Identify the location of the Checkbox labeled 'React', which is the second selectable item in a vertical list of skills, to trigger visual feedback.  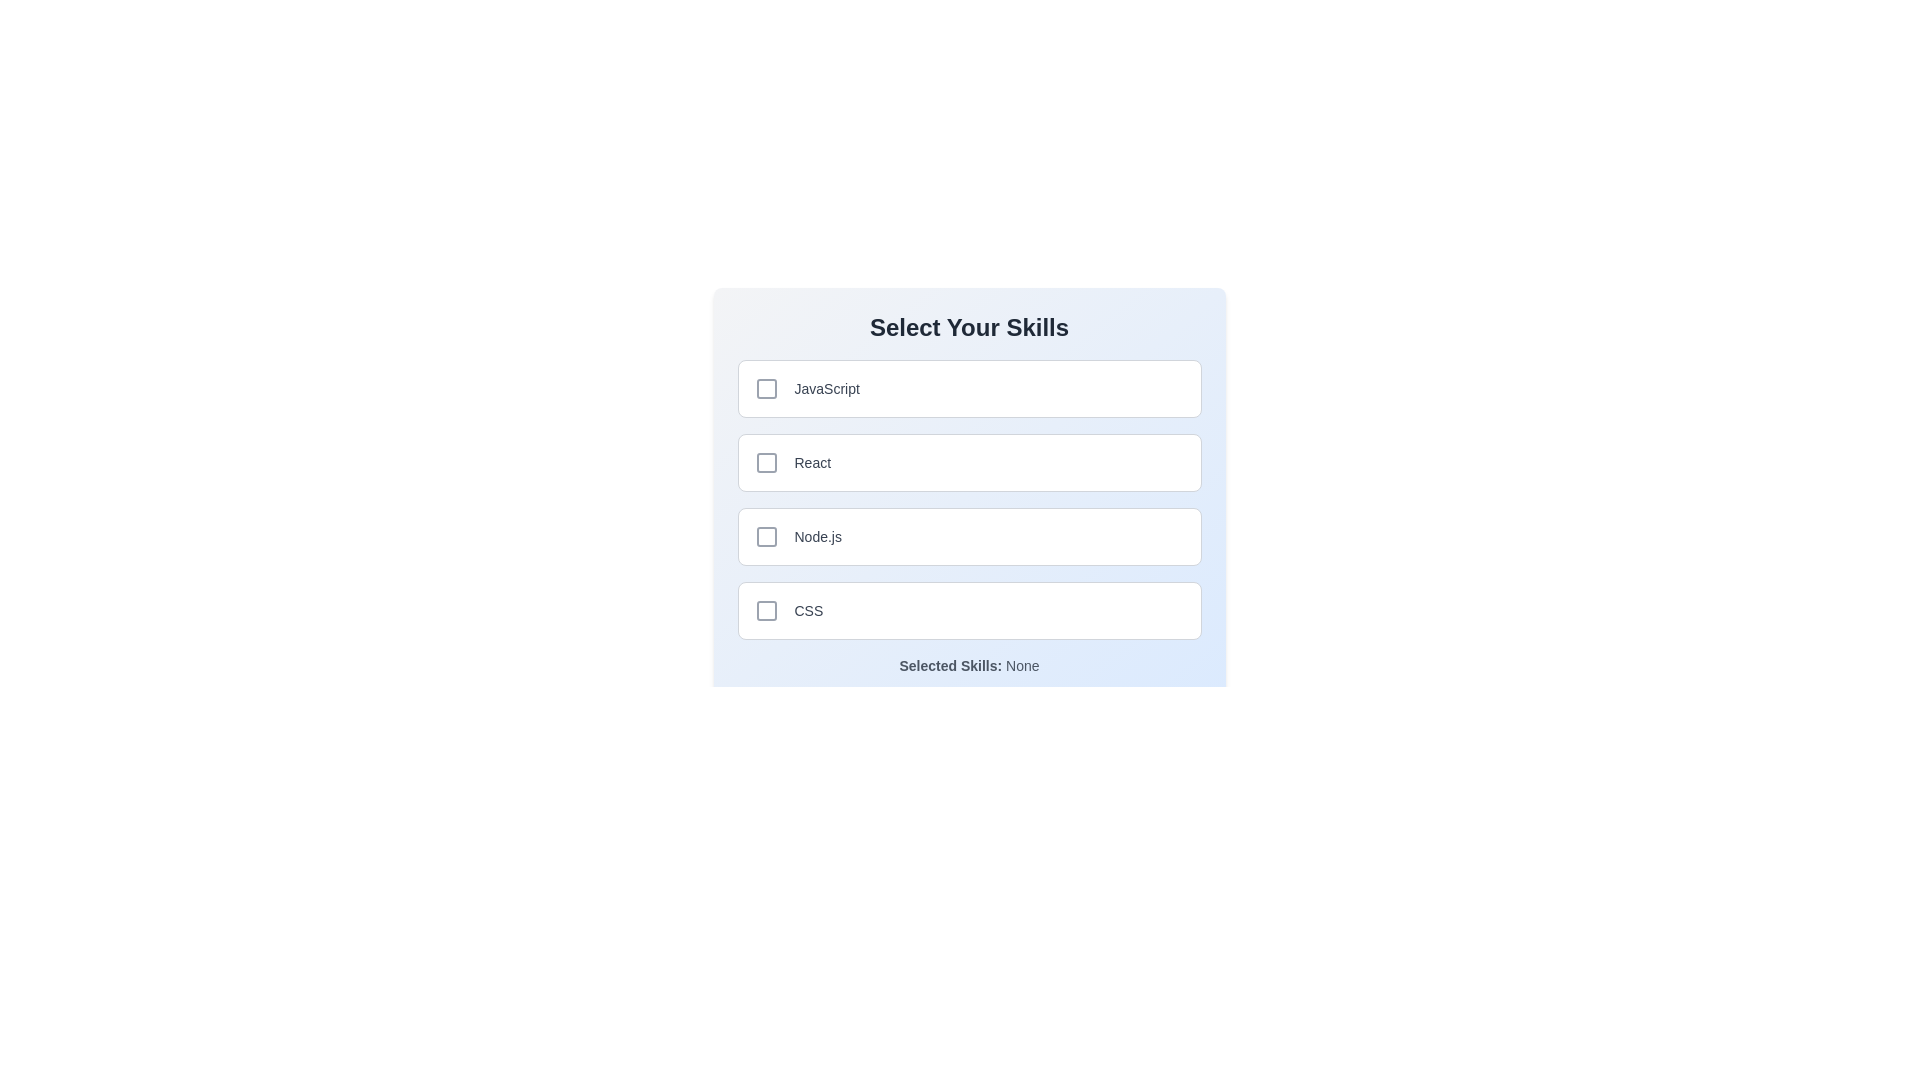
(969, 462).